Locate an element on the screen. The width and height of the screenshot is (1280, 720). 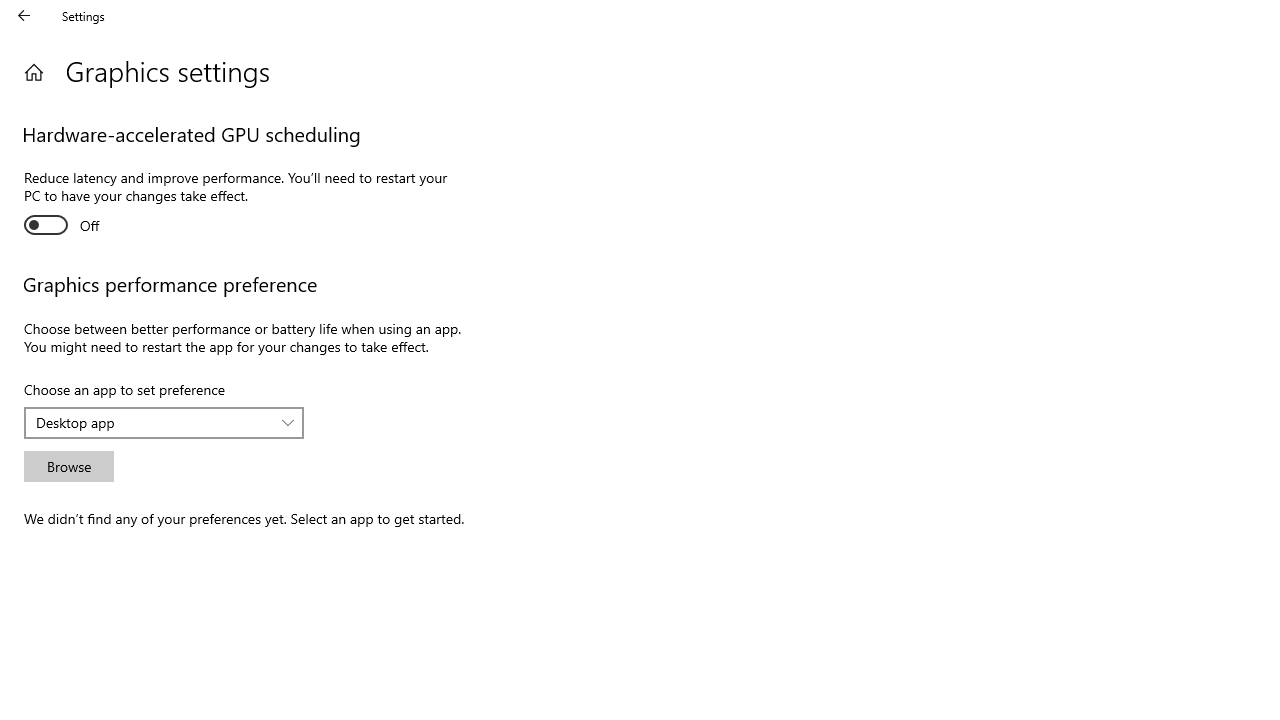
'Back' is located at coordinates (24, 15).